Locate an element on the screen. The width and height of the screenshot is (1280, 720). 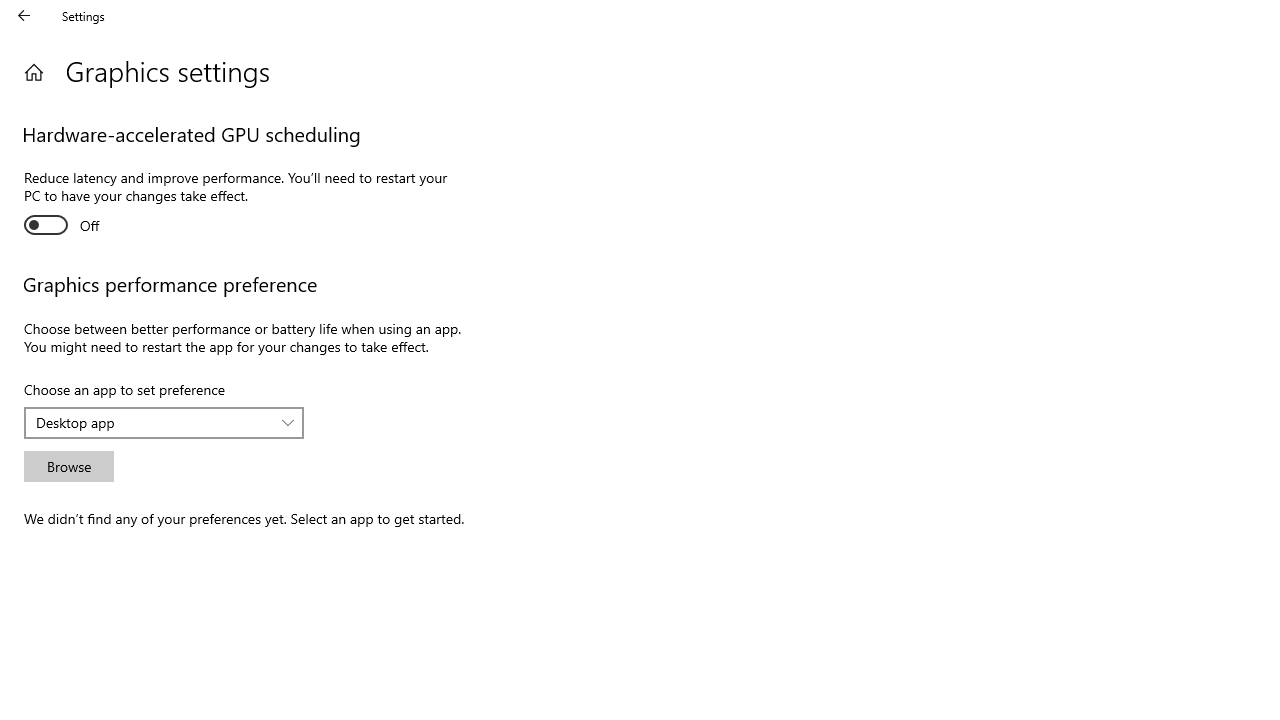
'Back' is located at coordinates (24, 15).